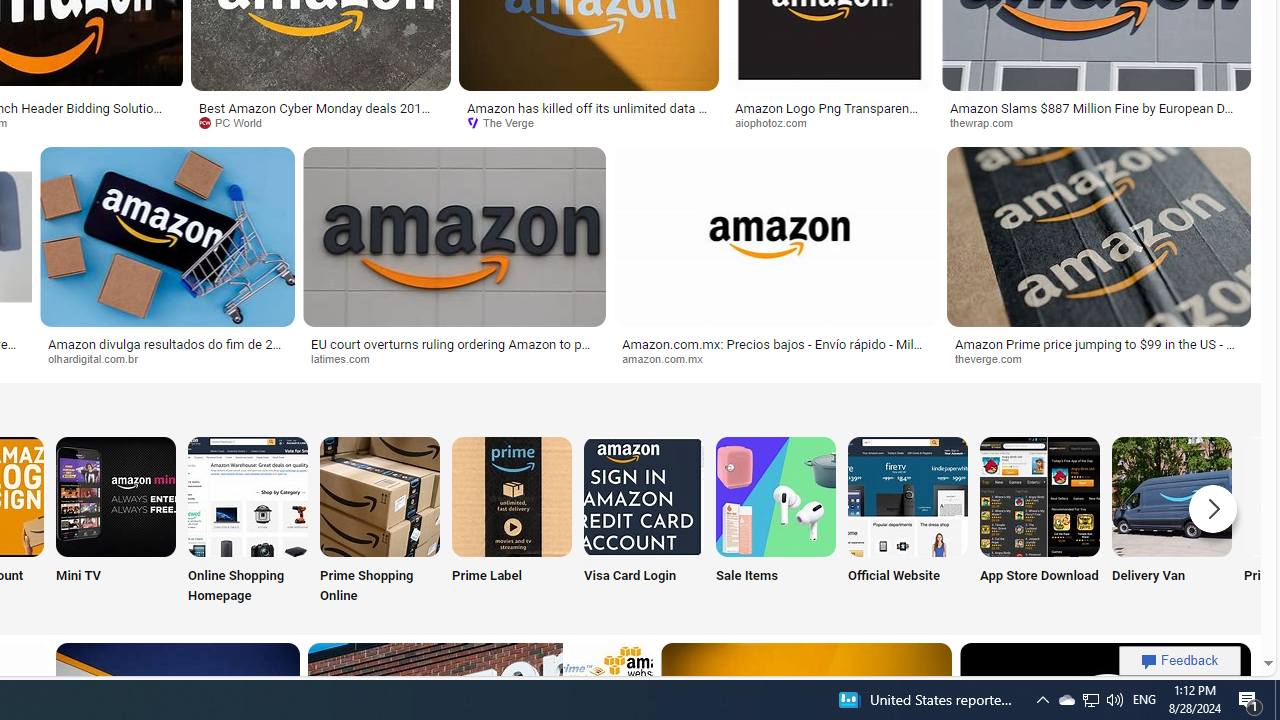 This screenshot has width=1280, height=720. What do you see at coordinates (643, 495) in the screenshot?
I see `'Amazon Visa Card Login'` at bounding box center [643, 495].